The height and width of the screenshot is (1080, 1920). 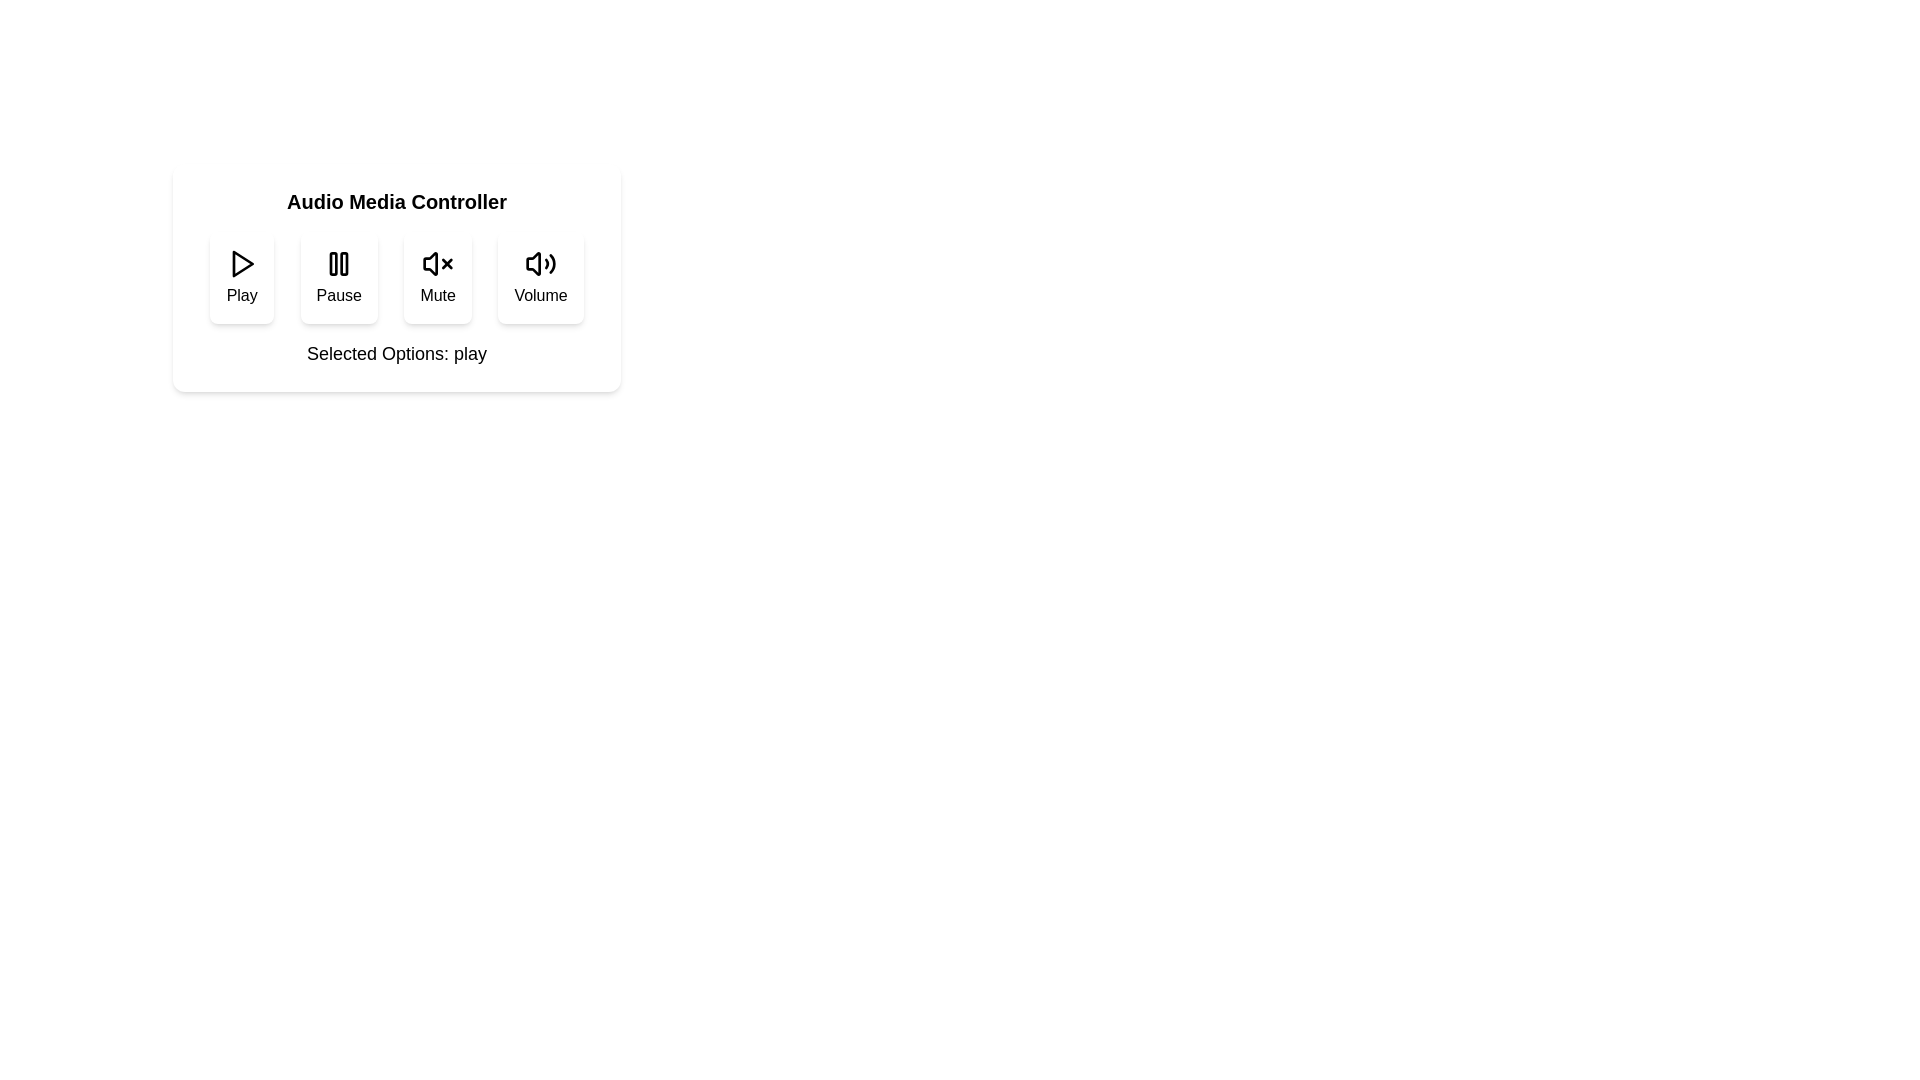 What do you see at coordinates (240, 277) in the screenshot?
I see `the Play button to toggle its state` at bounding box center [240, 277].